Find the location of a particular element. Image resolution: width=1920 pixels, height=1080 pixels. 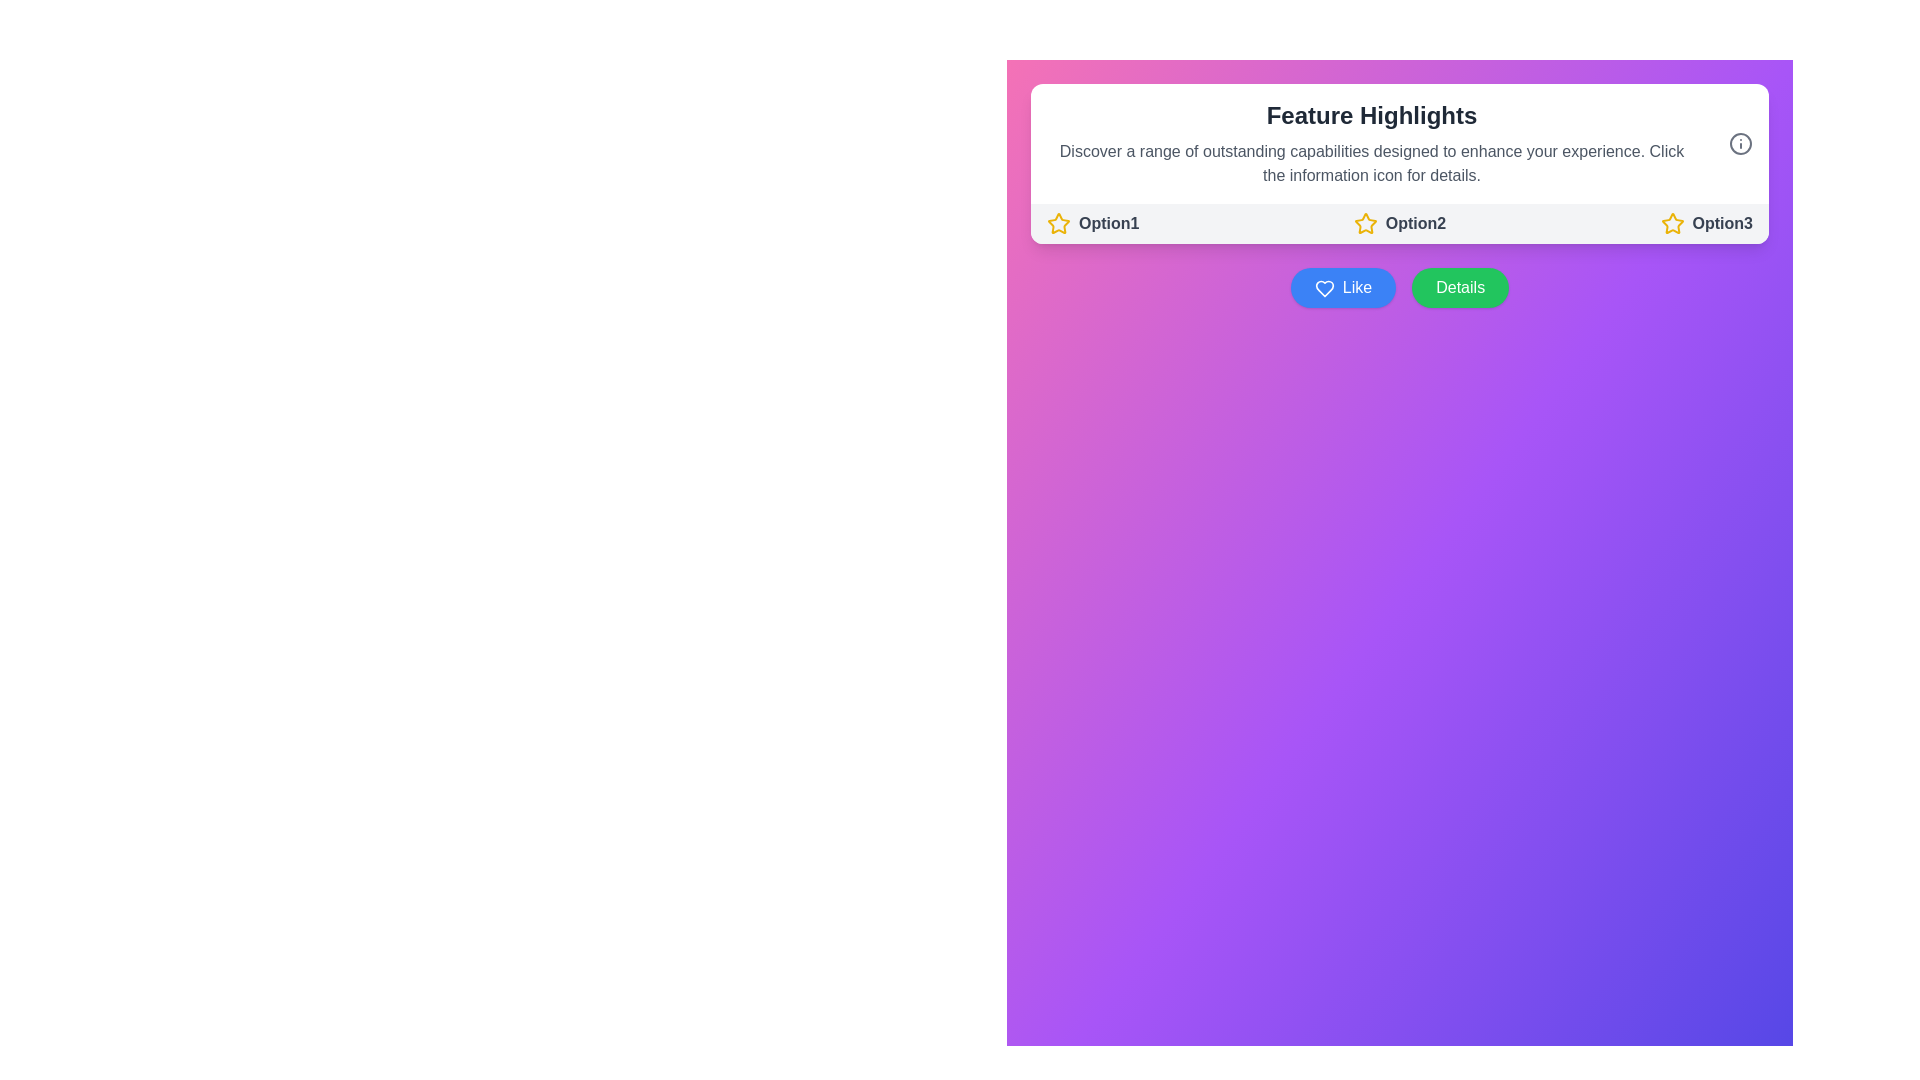

the heart-shaped vector graphic icon representing the 'Like' functionality, located to the left of the 'Like' button text is located at coordinates (1324, 289).